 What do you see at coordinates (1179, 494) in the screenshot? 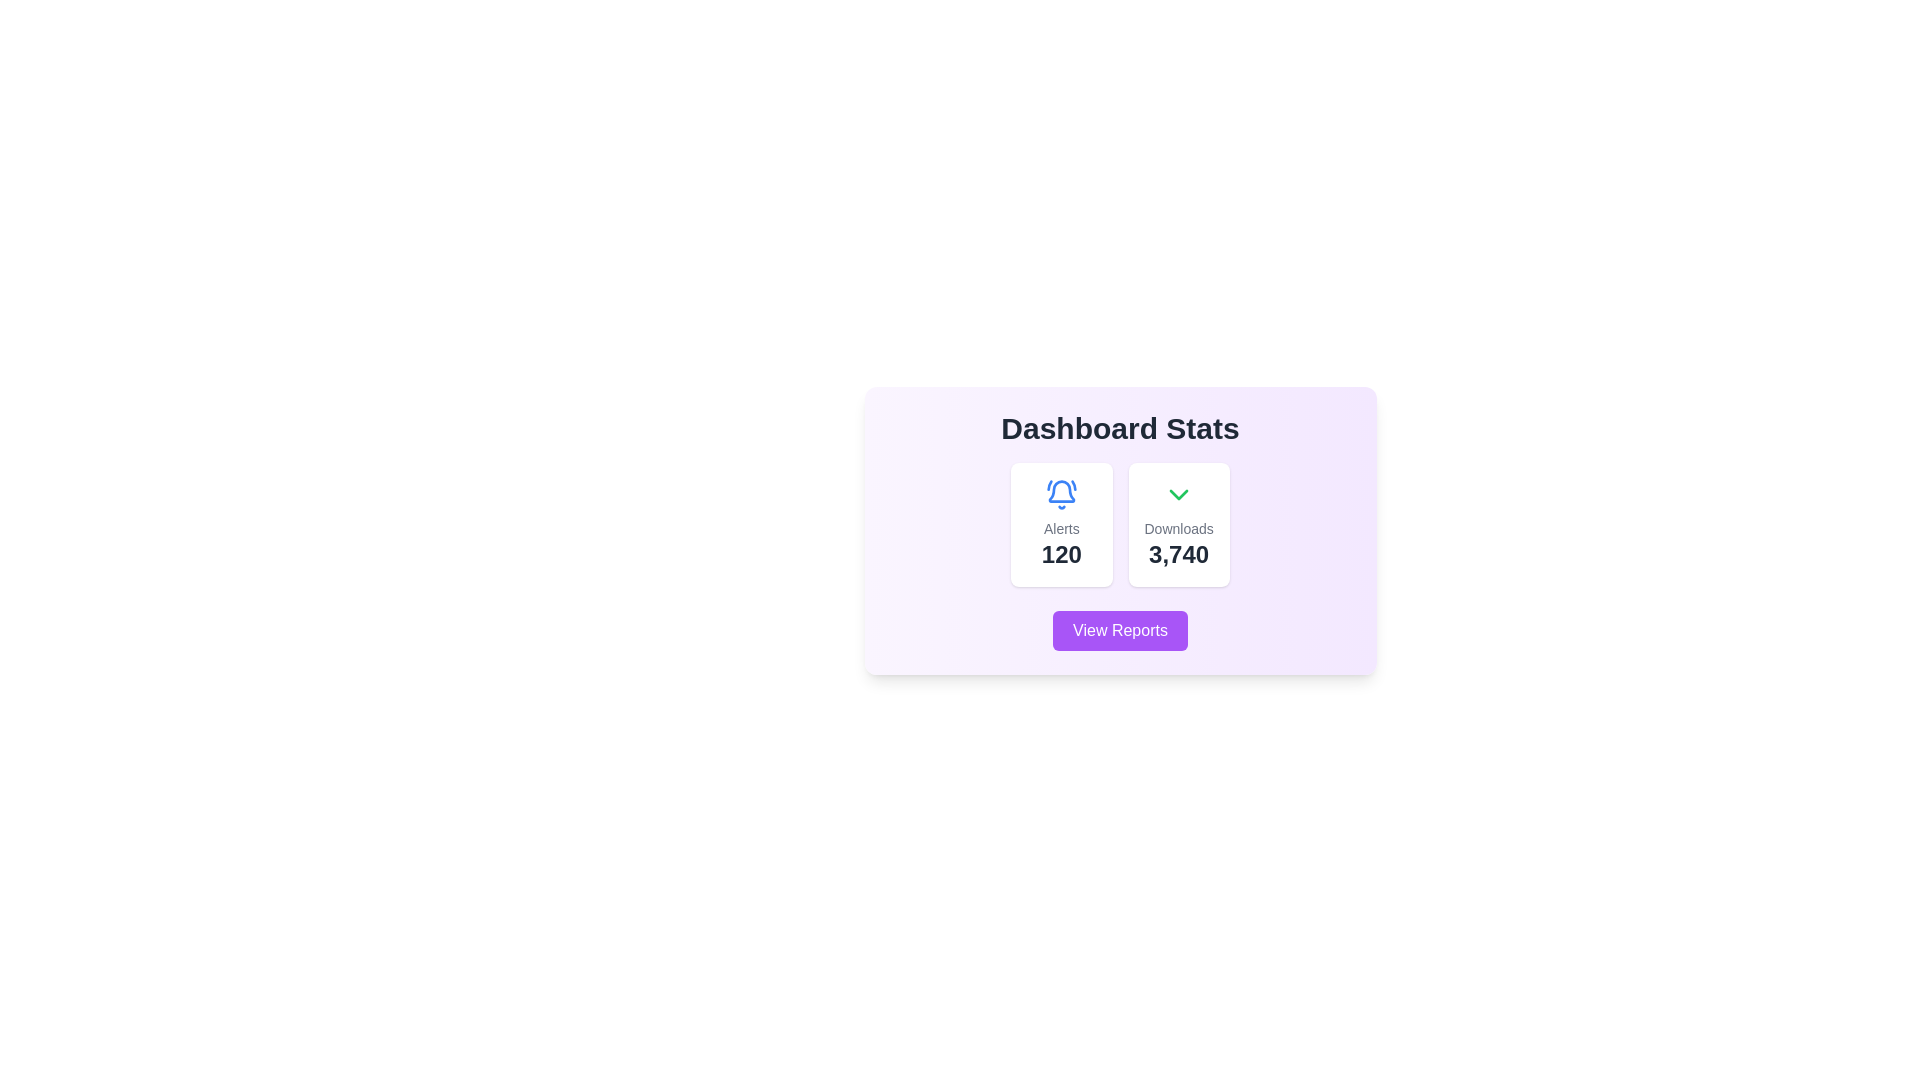
I see `the green downward-pointing chevron icon located above the 'Downloads' text and the number '3,740' for accessibility navigation` at bounding box center [1179, 494].